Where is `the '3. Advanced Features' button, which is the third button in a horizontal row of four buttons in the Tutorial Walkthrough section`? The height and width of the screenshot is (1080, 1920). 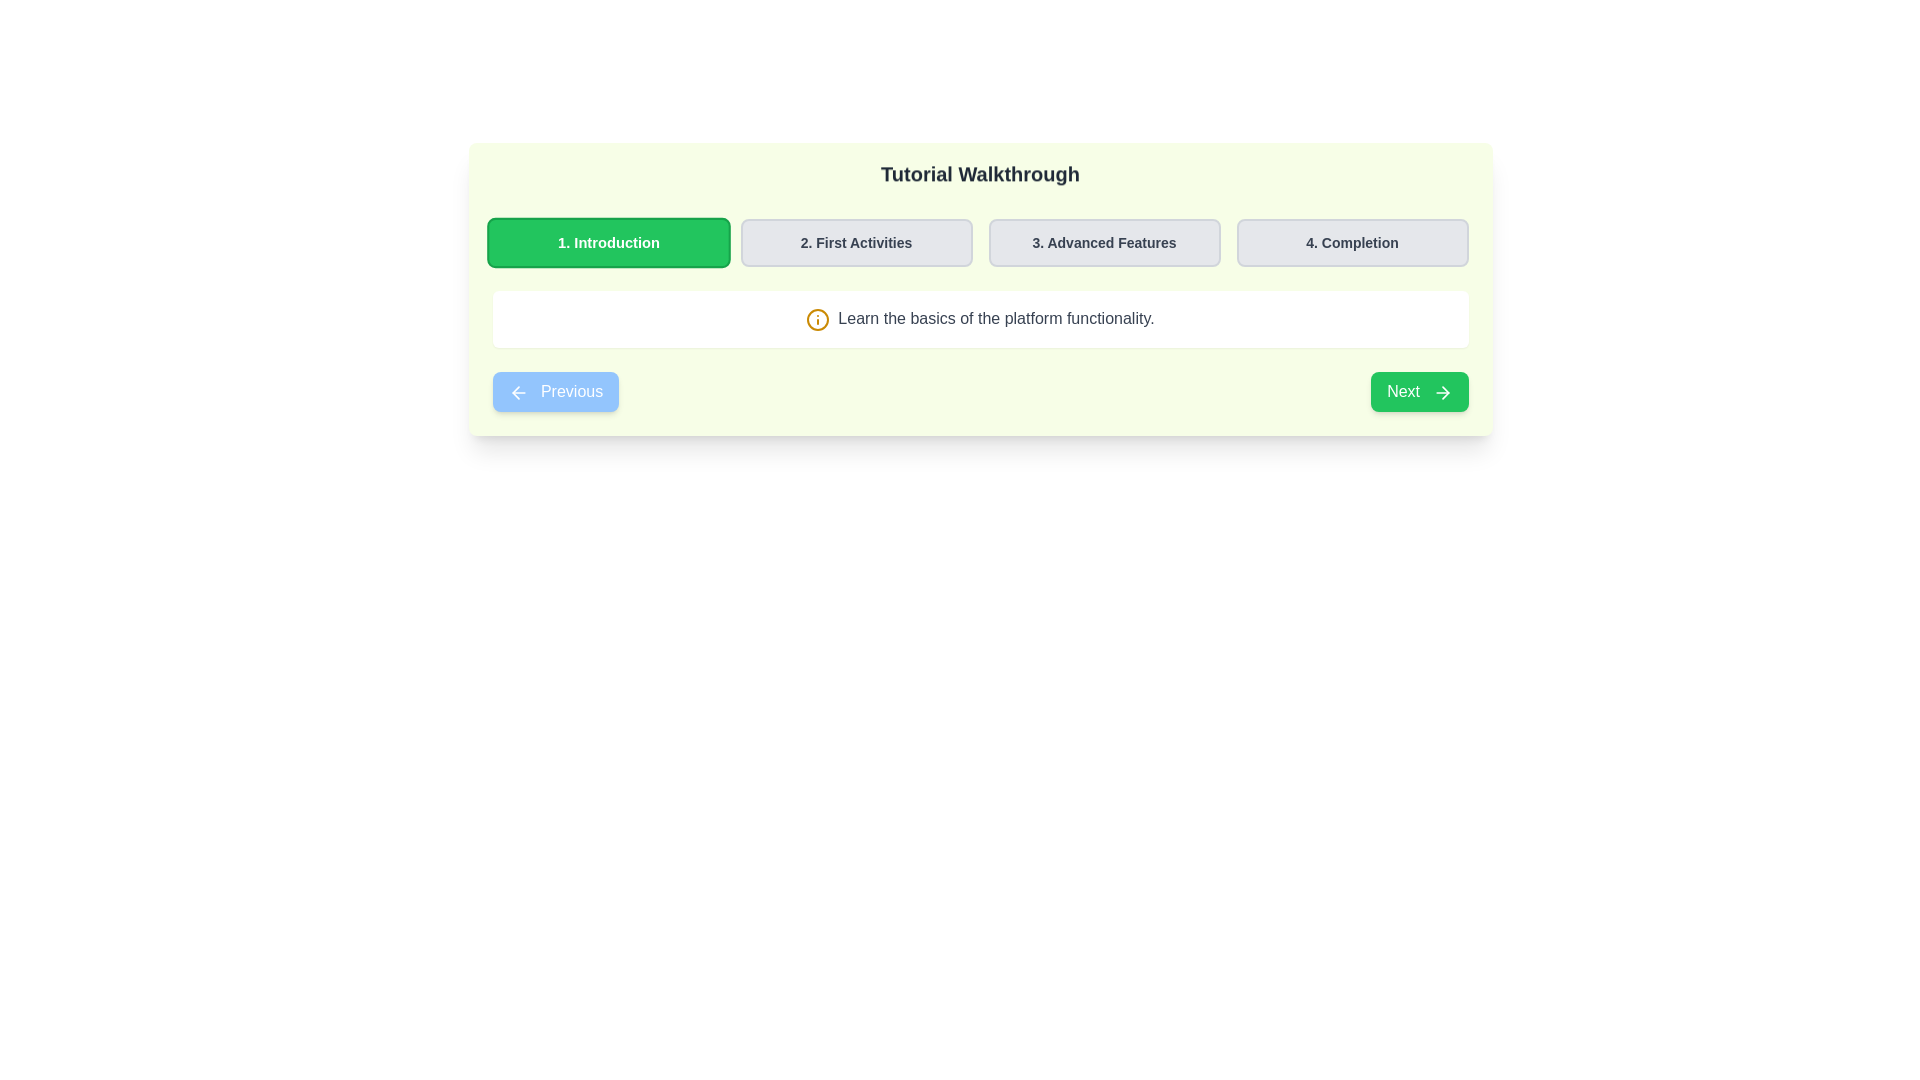 the '3. Advanced Features' button, which is the third button in a horizontal row of four buttons in the Tutorial Walkthrough section is located at coordinates (1103, 242).